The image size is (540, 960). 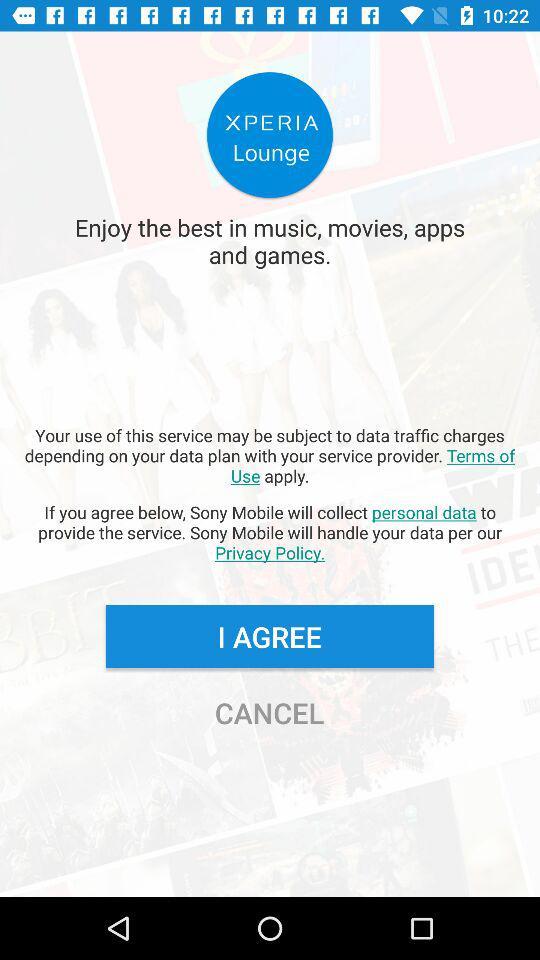 I want to click on the app below enjoy the best item, so click(x=270, y=455).